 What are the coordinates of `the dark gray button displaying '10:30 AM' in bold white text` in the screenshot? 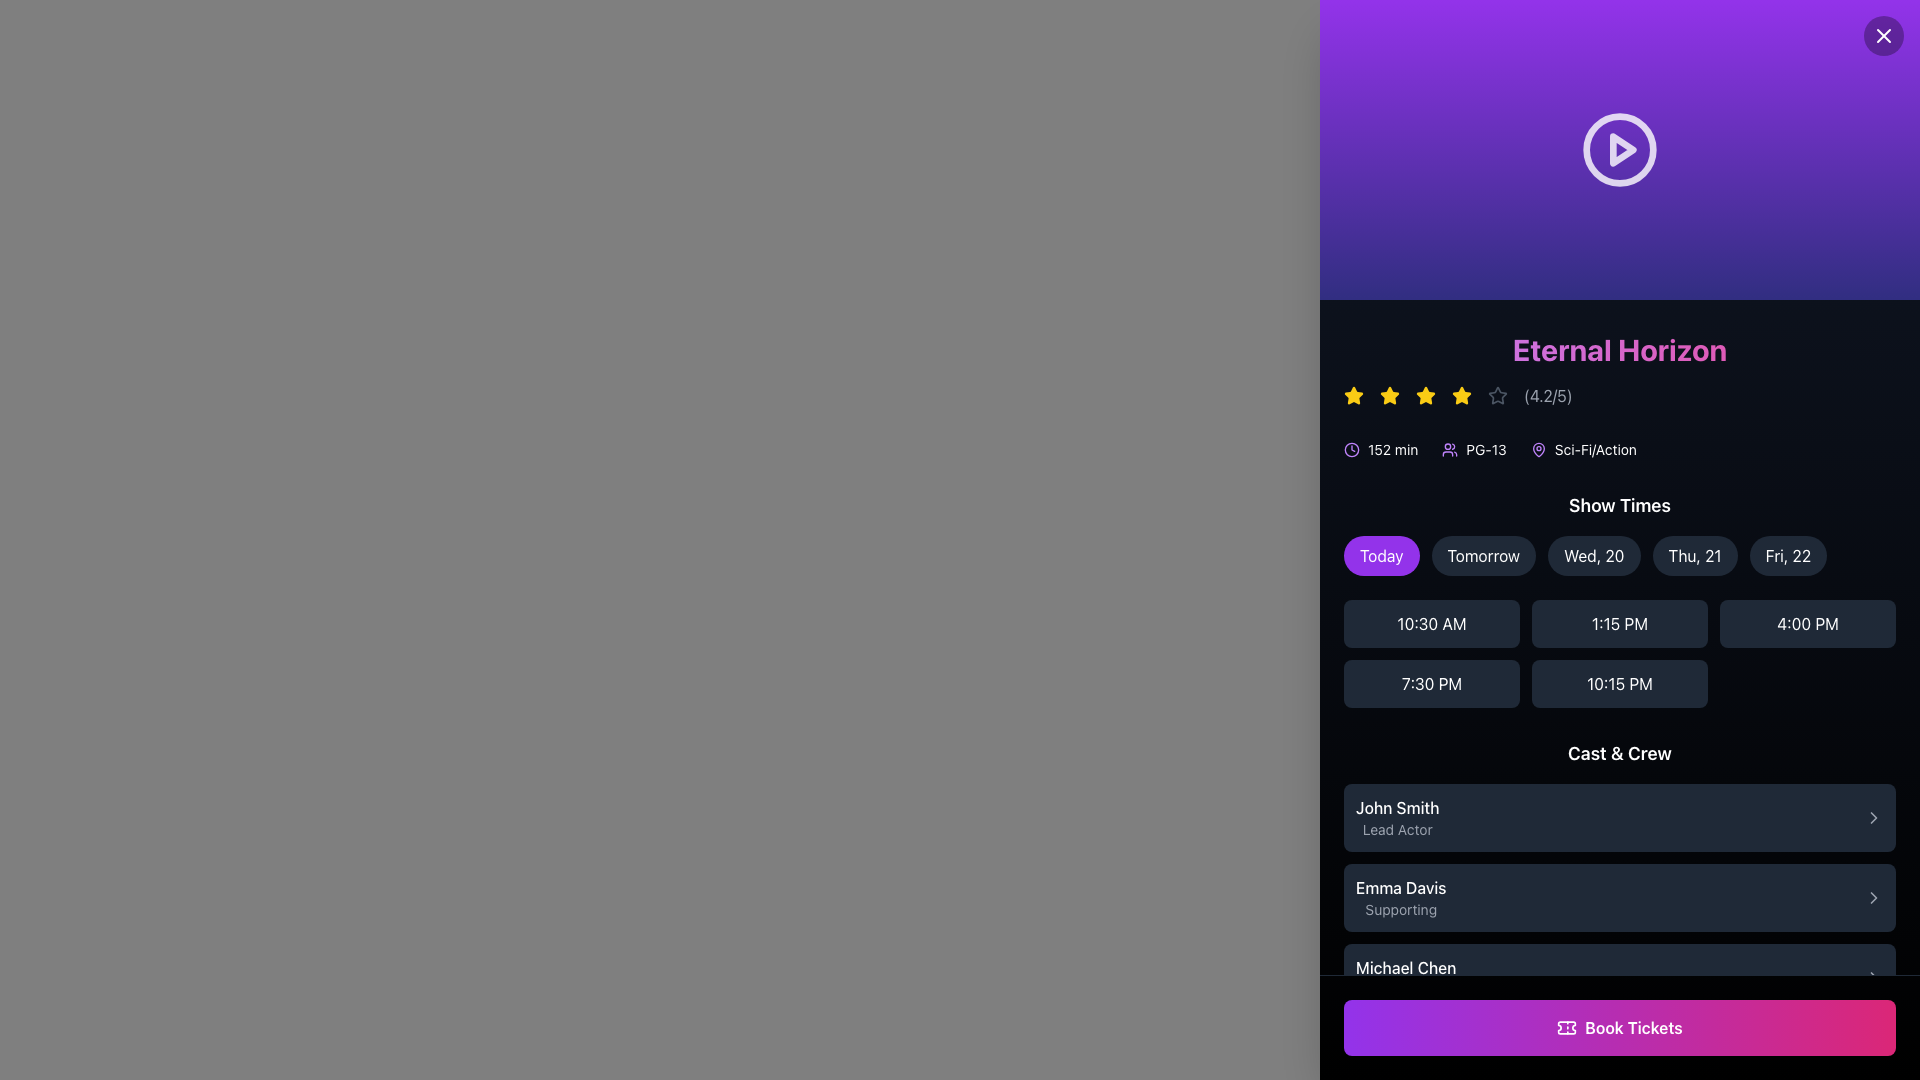 It's located at (1430, 623).